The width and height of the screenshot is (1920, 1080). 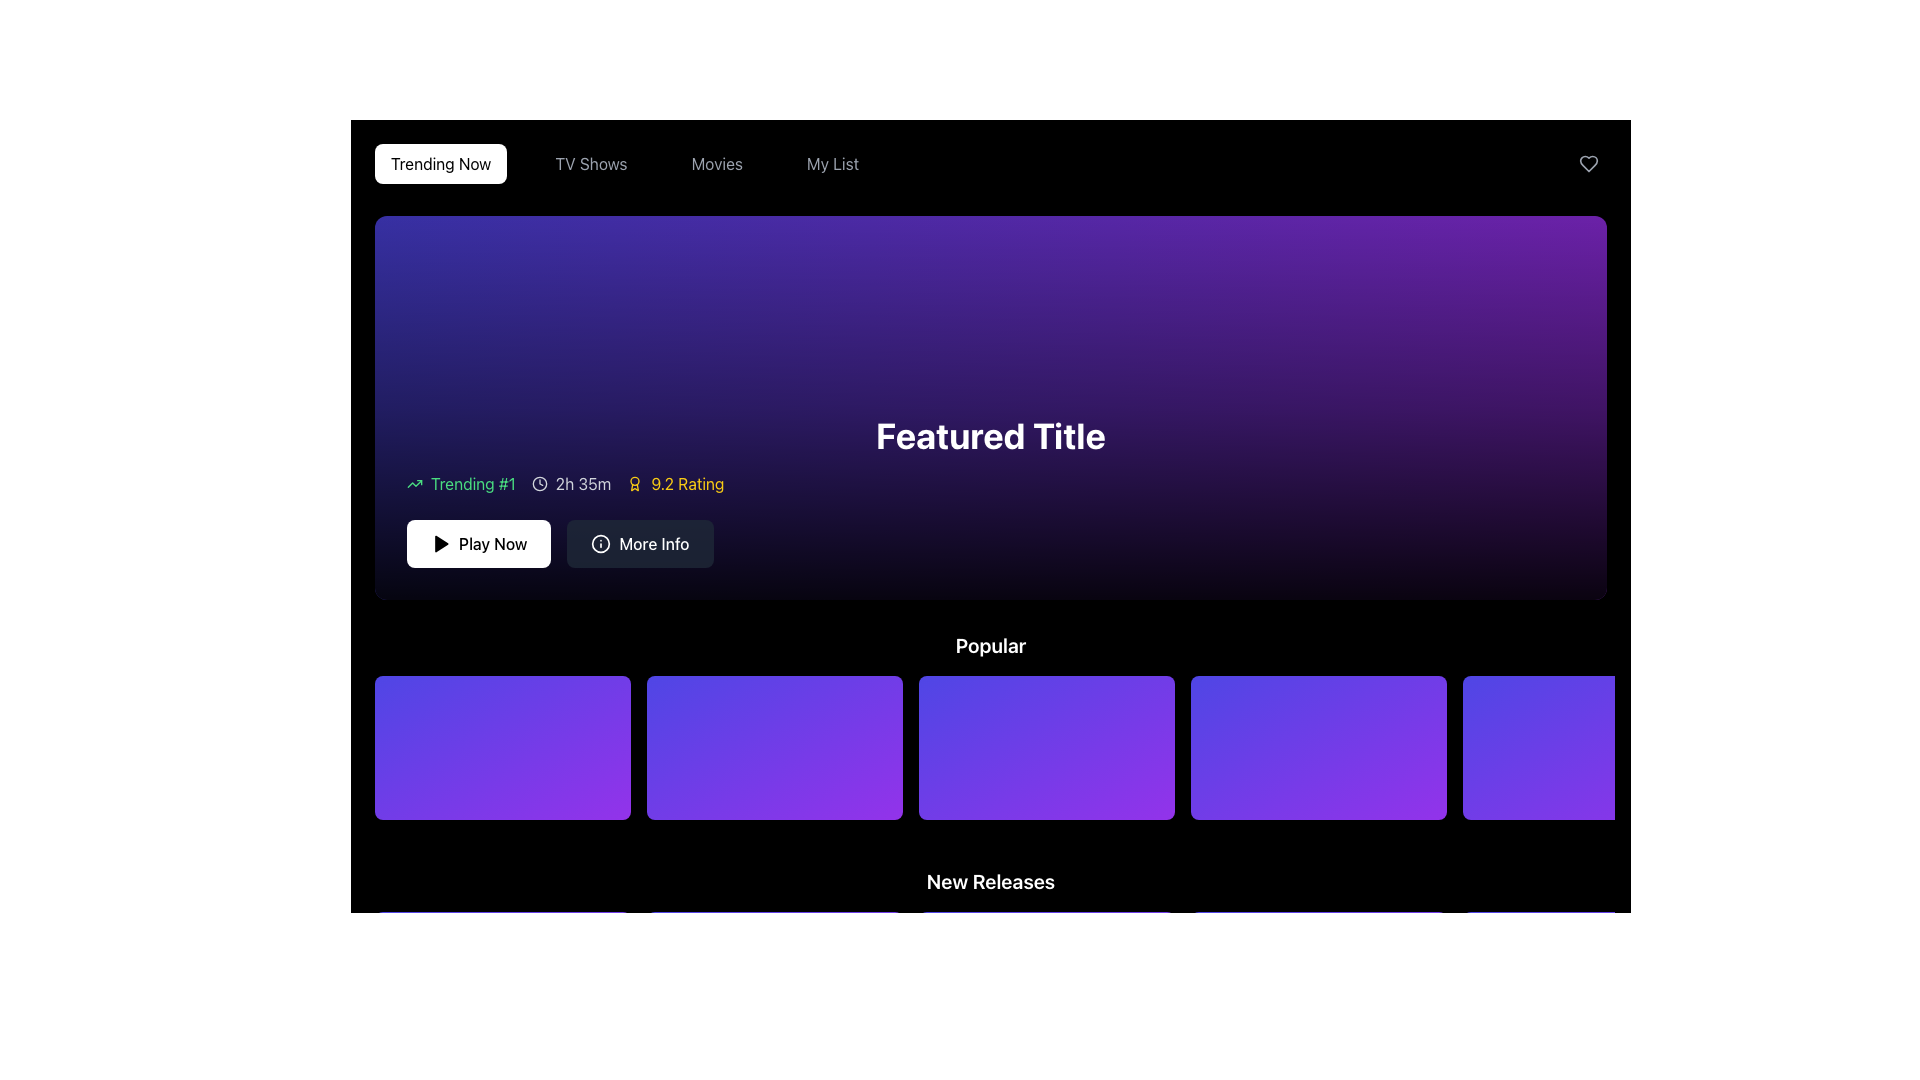 I want to click on the second Interactive Card in the 'Popular' section, which represents a specific feature or content item, so click(x=773, y=748).